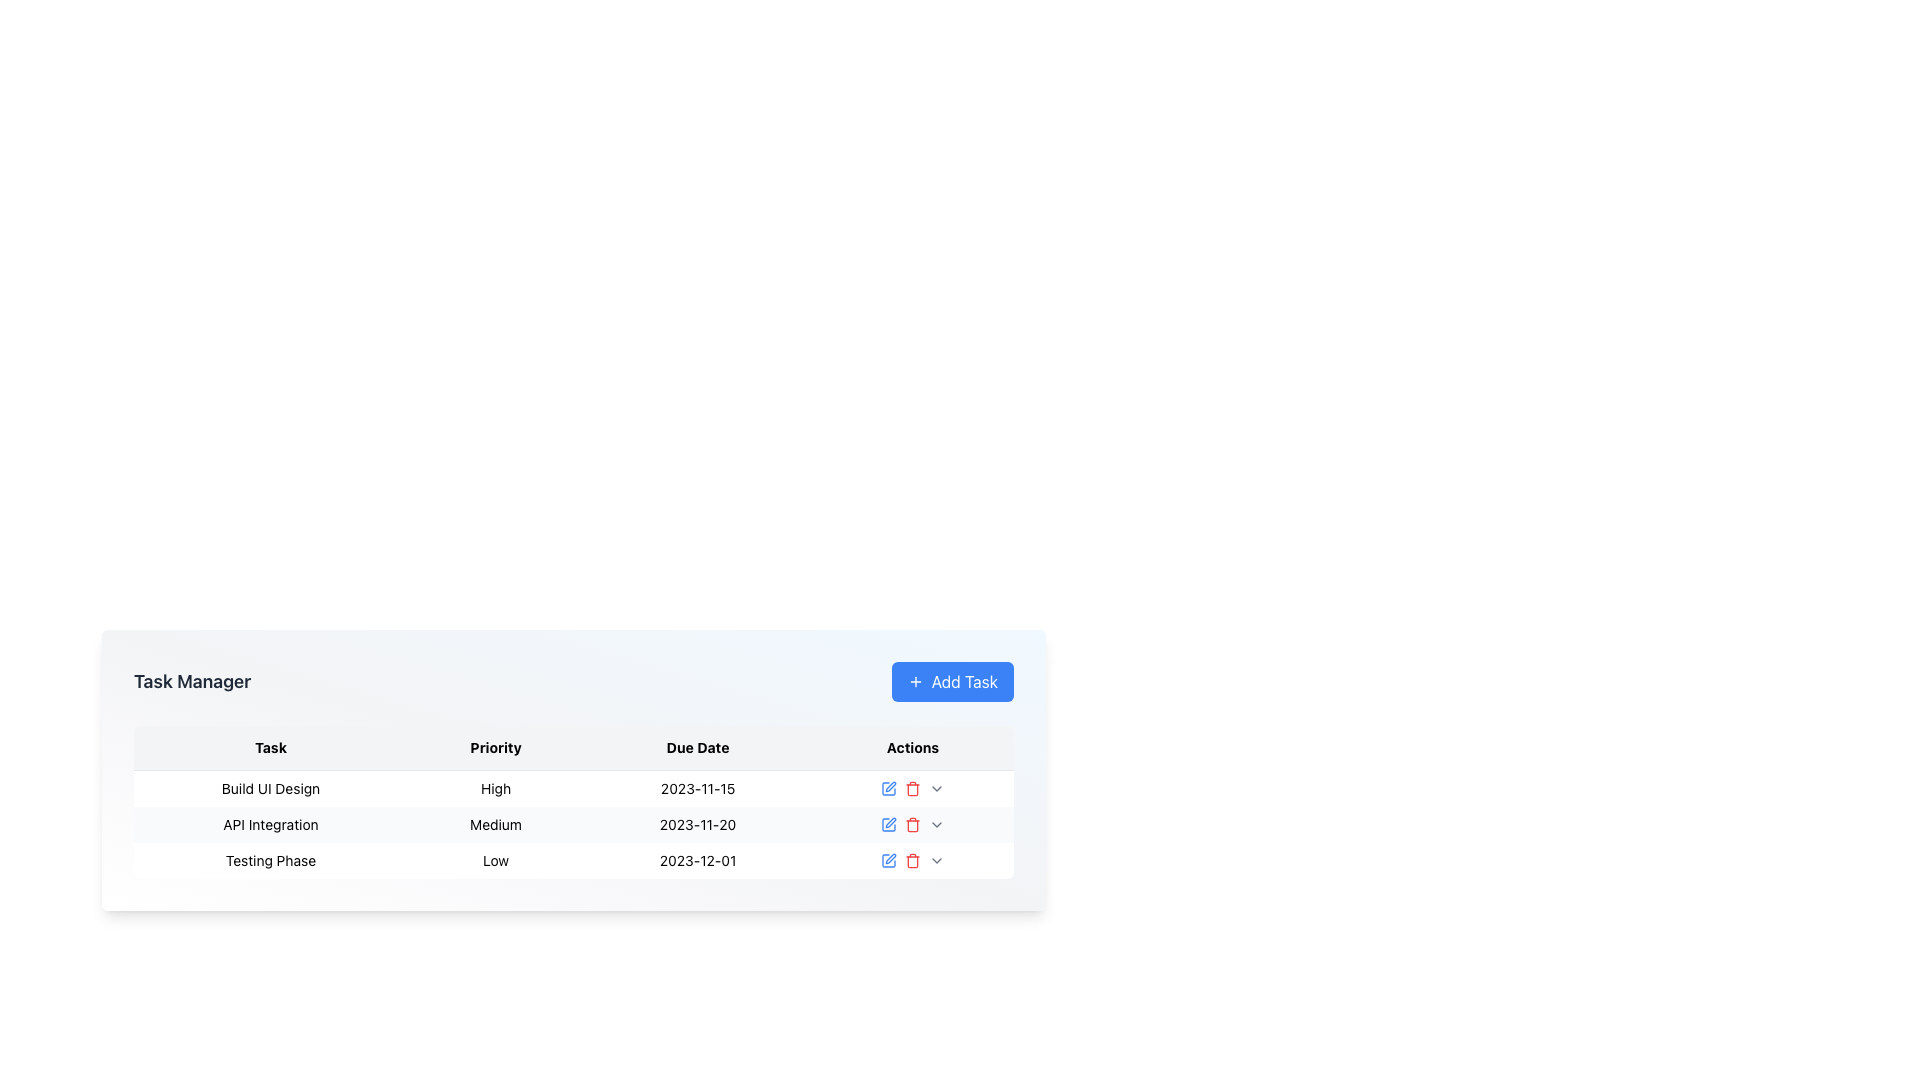 This screenshot has width=1920, height=1080. I want to click on the second icon in the 'Actions' column of the 'Testing Phase' task row to receive additional information or feedback, so click(890, 858).